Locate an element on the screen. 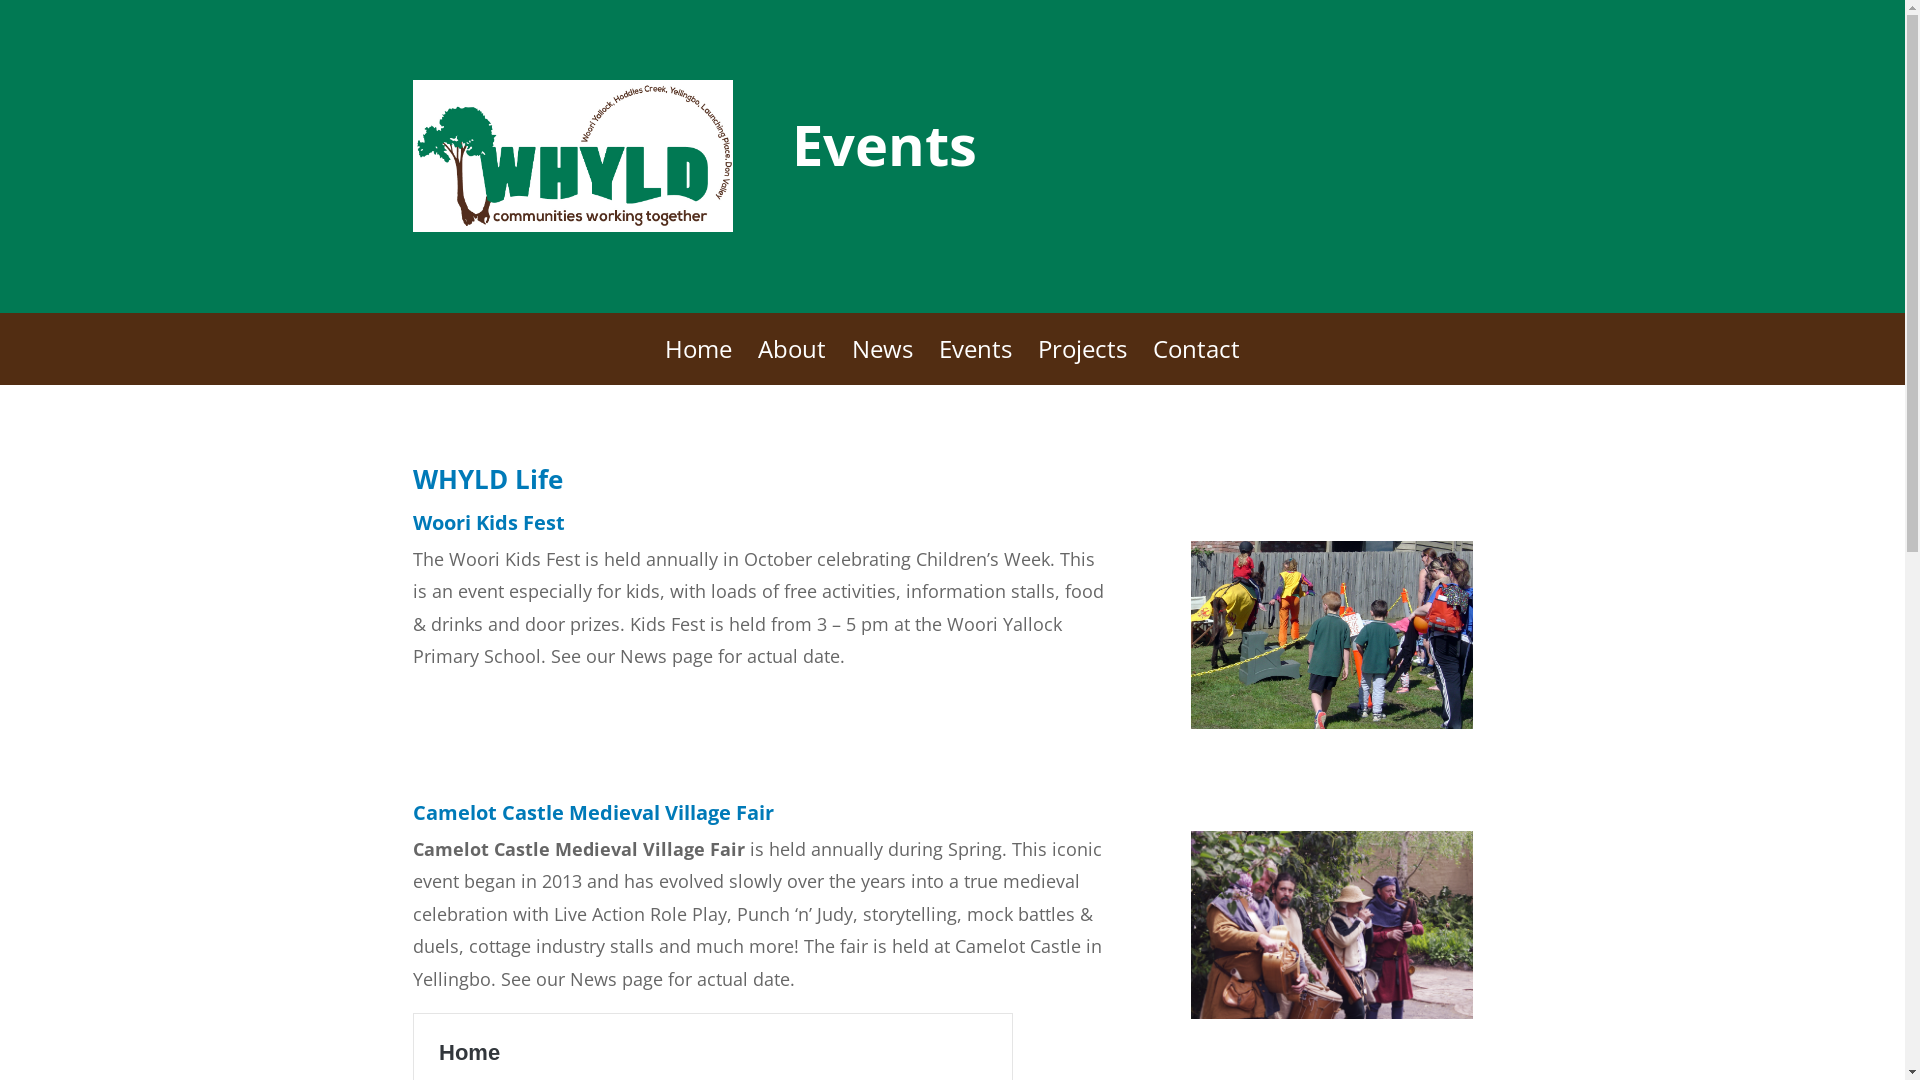  'Projects' is located at coordinates (1081, 363).